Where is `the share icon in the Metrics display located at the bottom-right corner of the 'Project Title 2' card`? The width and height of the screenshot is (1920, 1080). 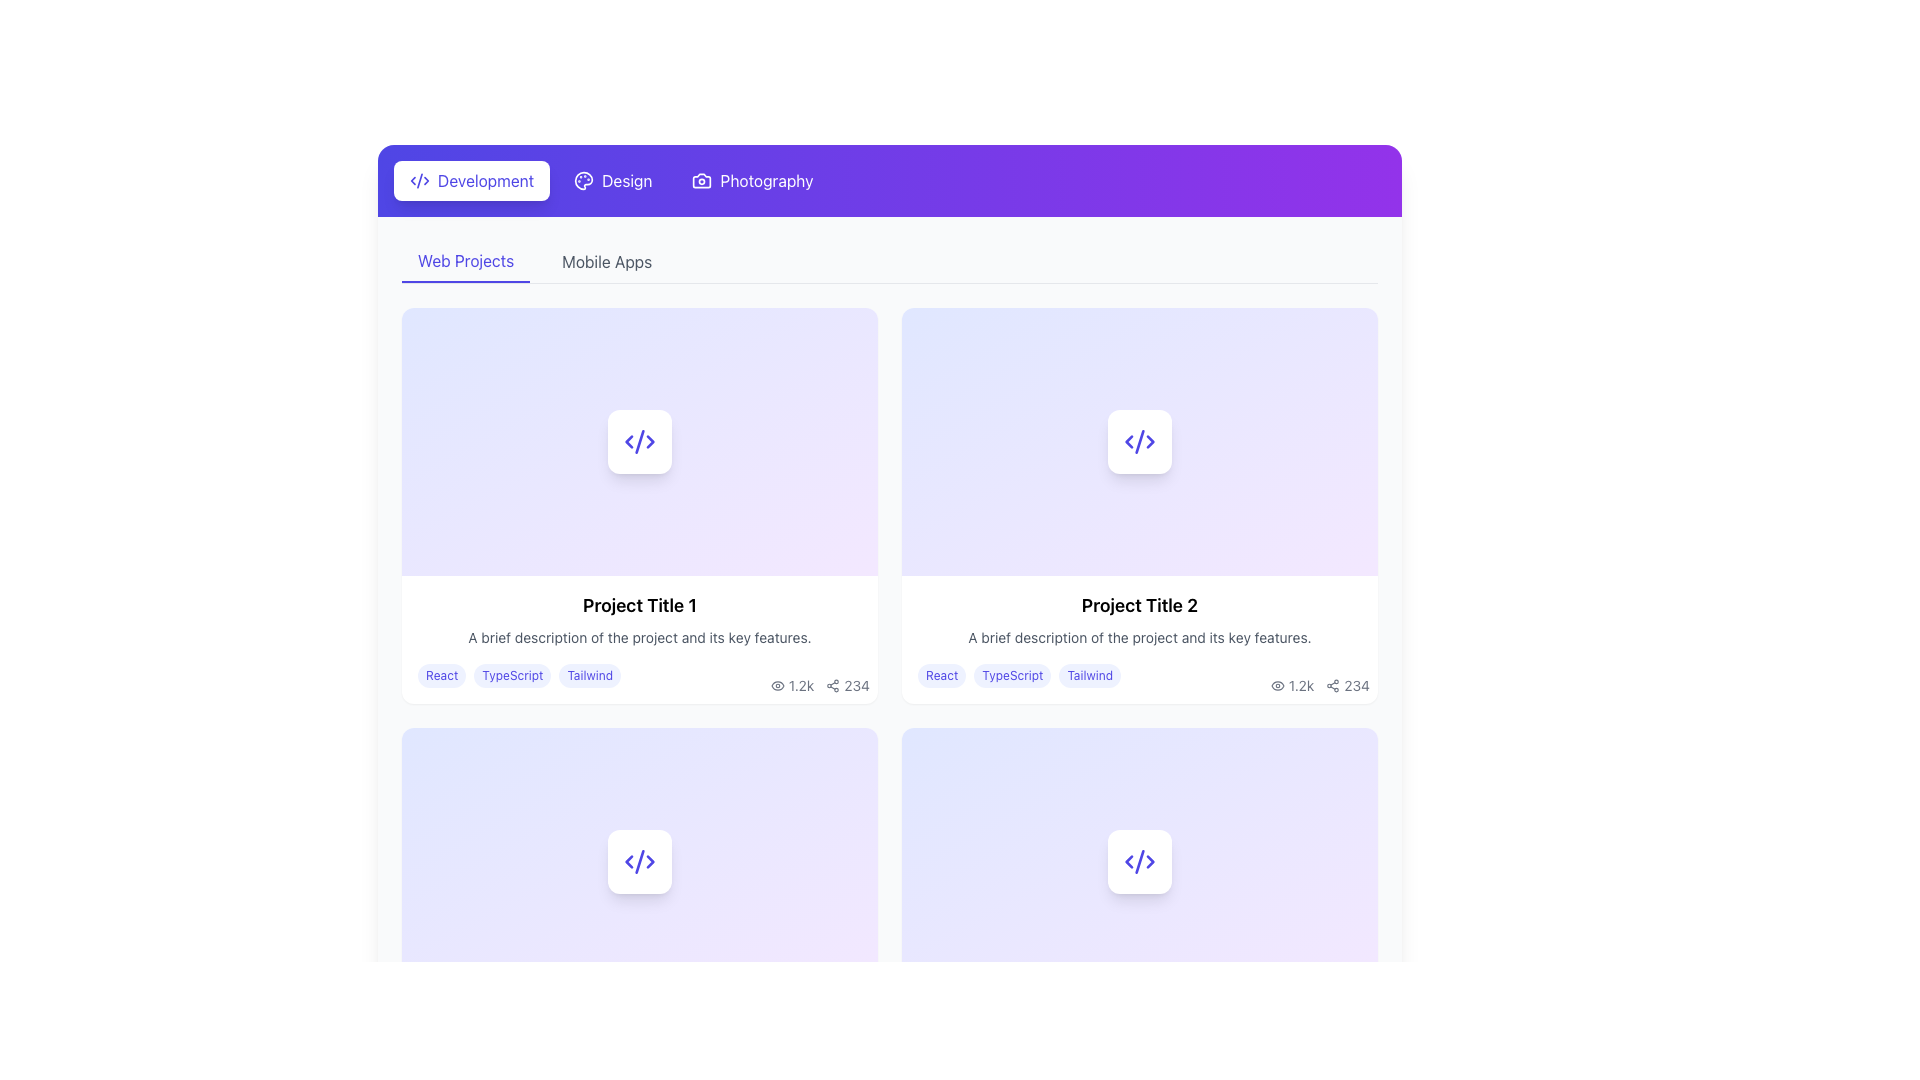 the share icon in the Metrics display located at the bottom-right corner of the 'Project Title 2' card is located at coordinates (1320, 684).